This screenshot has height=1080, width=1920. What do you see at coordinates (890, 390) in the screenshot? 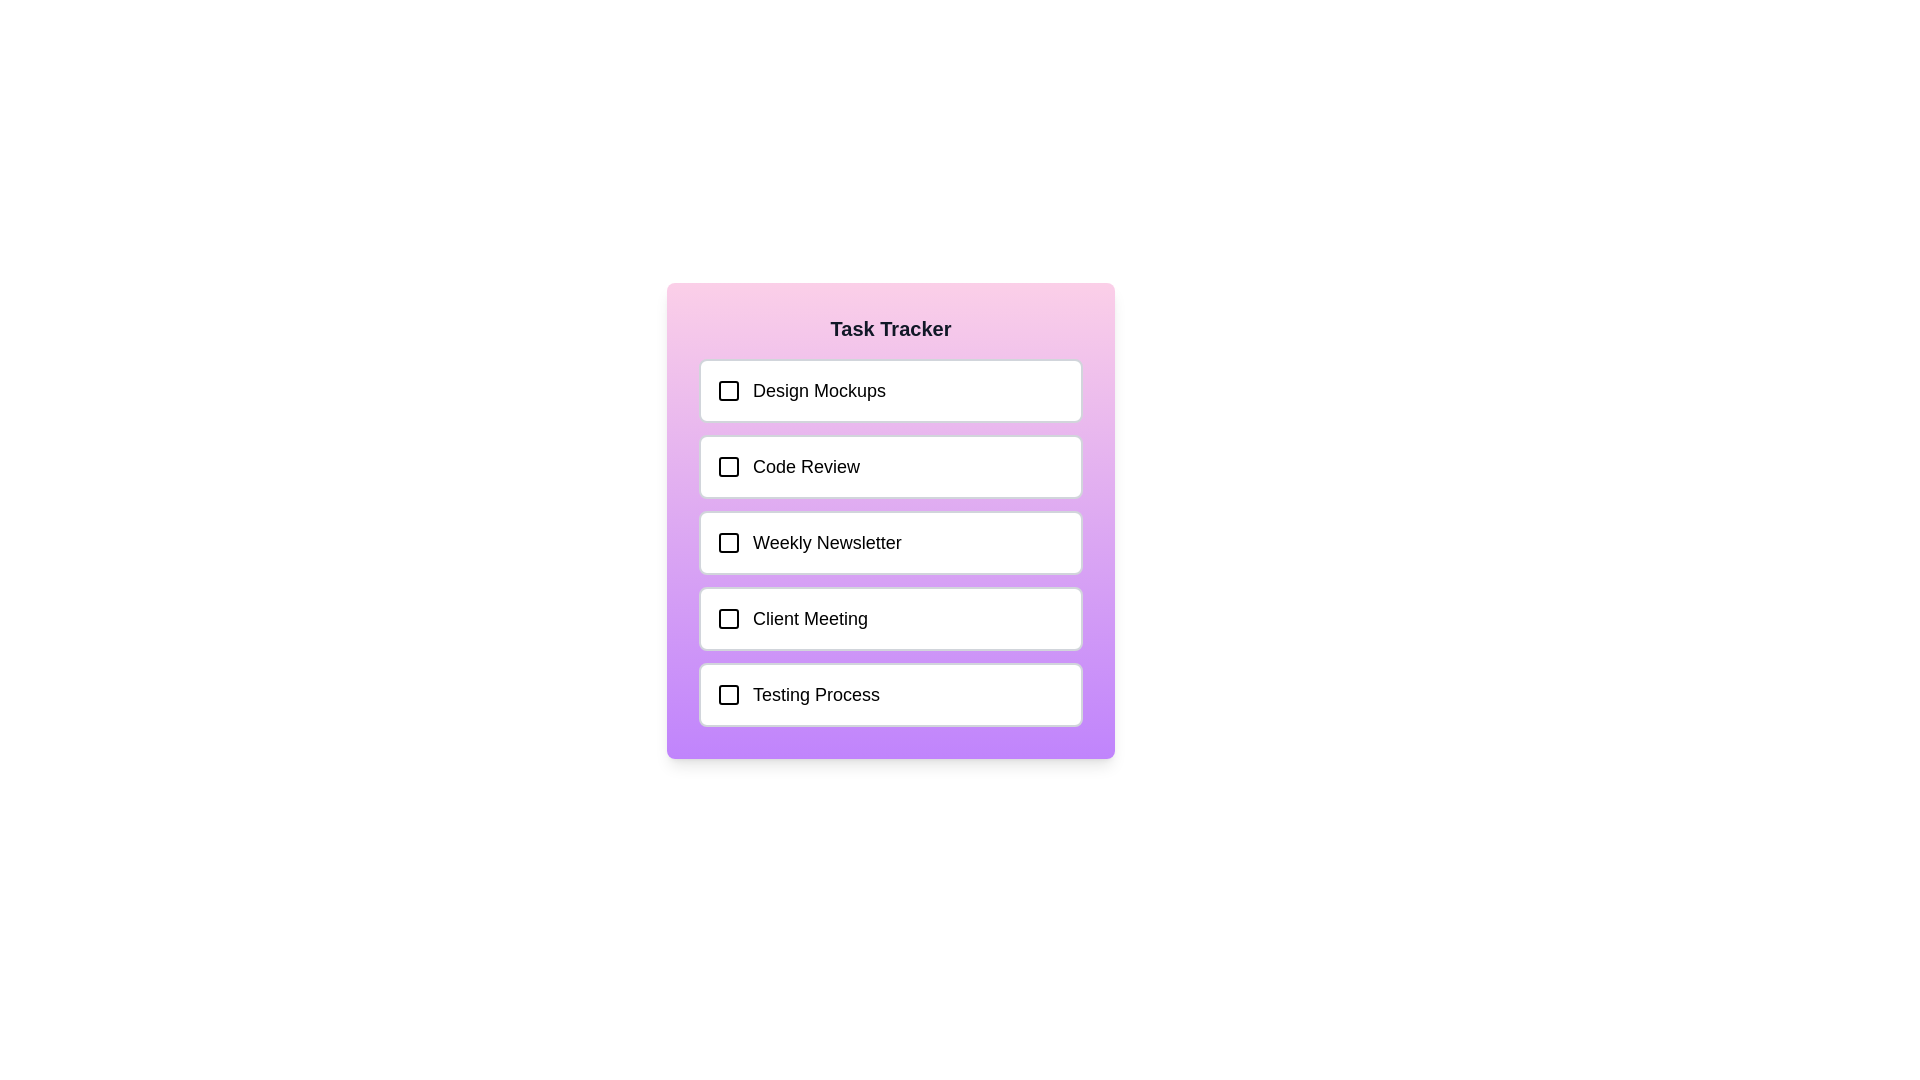
I see `the task labeled Design Mockups` at bounding box center [890, 390].